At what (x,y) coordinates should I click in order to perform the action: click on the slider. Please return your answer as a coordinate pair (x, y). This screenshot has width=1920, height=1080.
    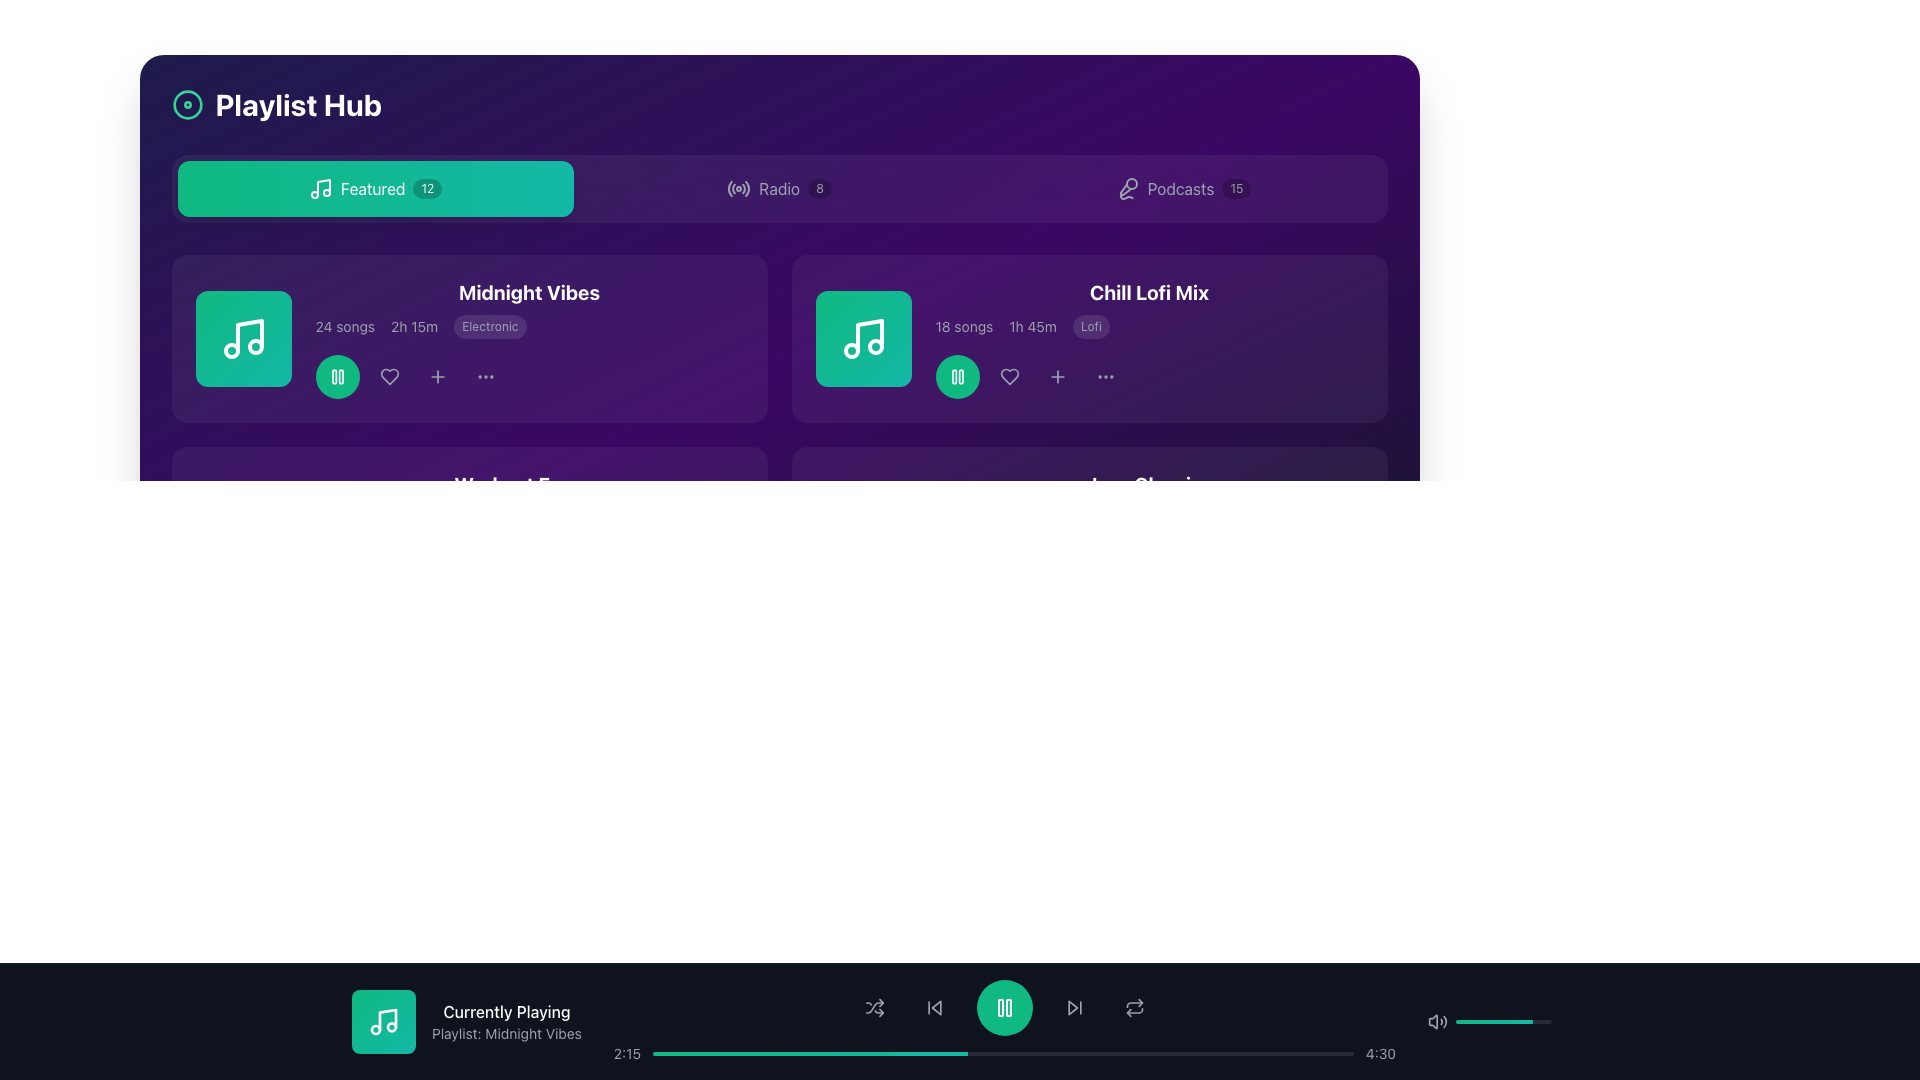
    Looking at the image, I should click on (1464, 1022).